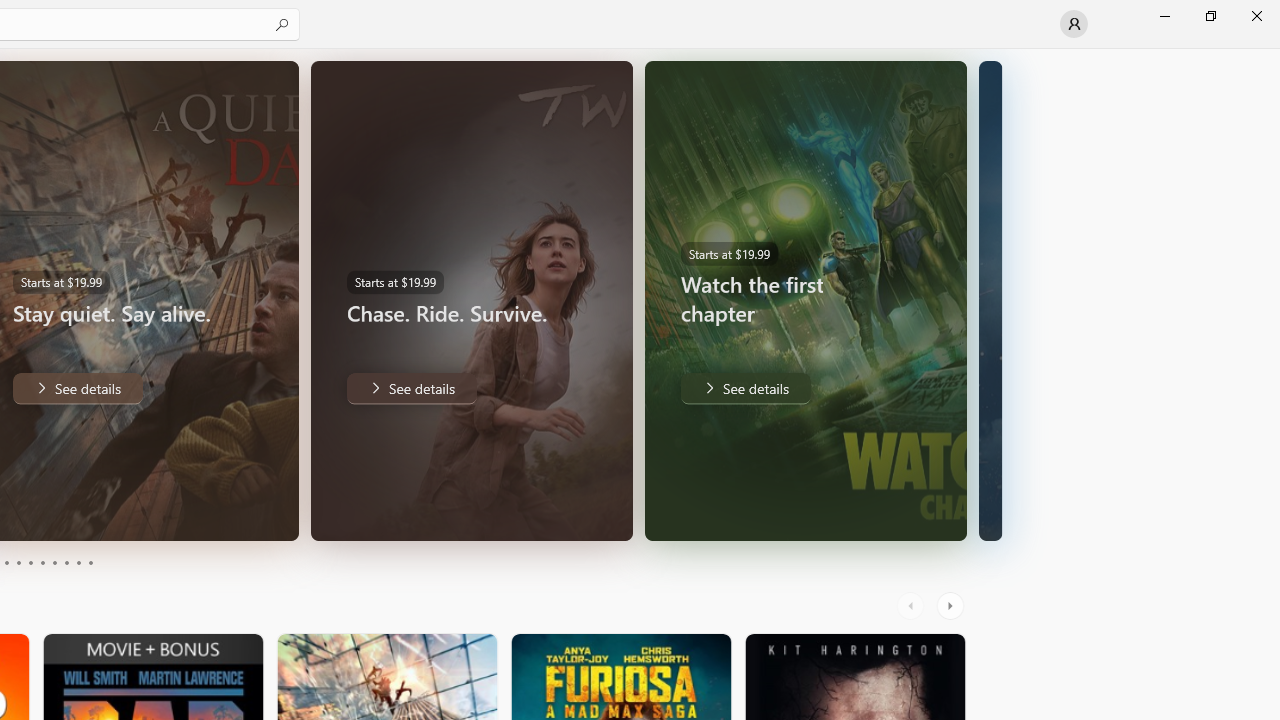  Describe the element at coordinates (54, 563) in the screenshot. I see `'Page 7'` at that location.